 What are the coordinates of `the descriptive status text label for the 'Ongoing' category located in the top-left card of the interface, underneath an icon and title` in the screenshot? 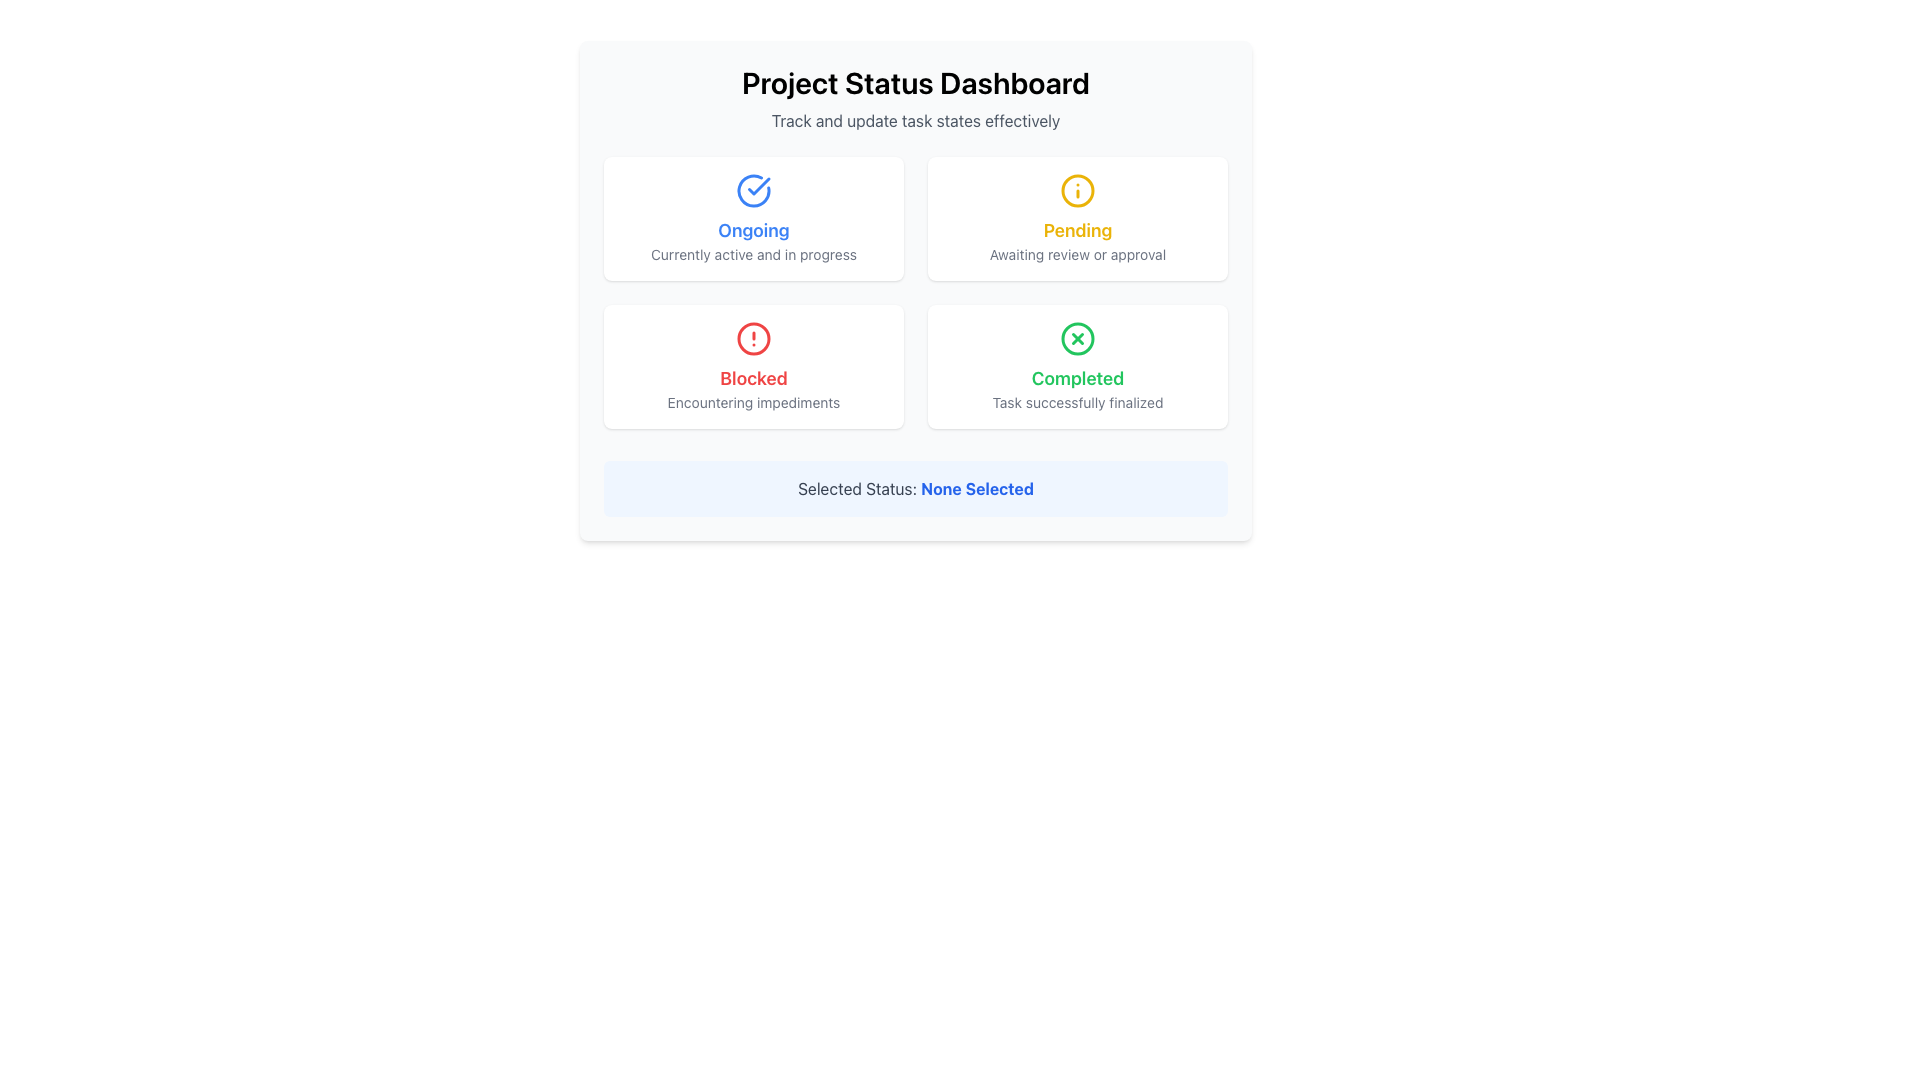 It's located at (752, 253).